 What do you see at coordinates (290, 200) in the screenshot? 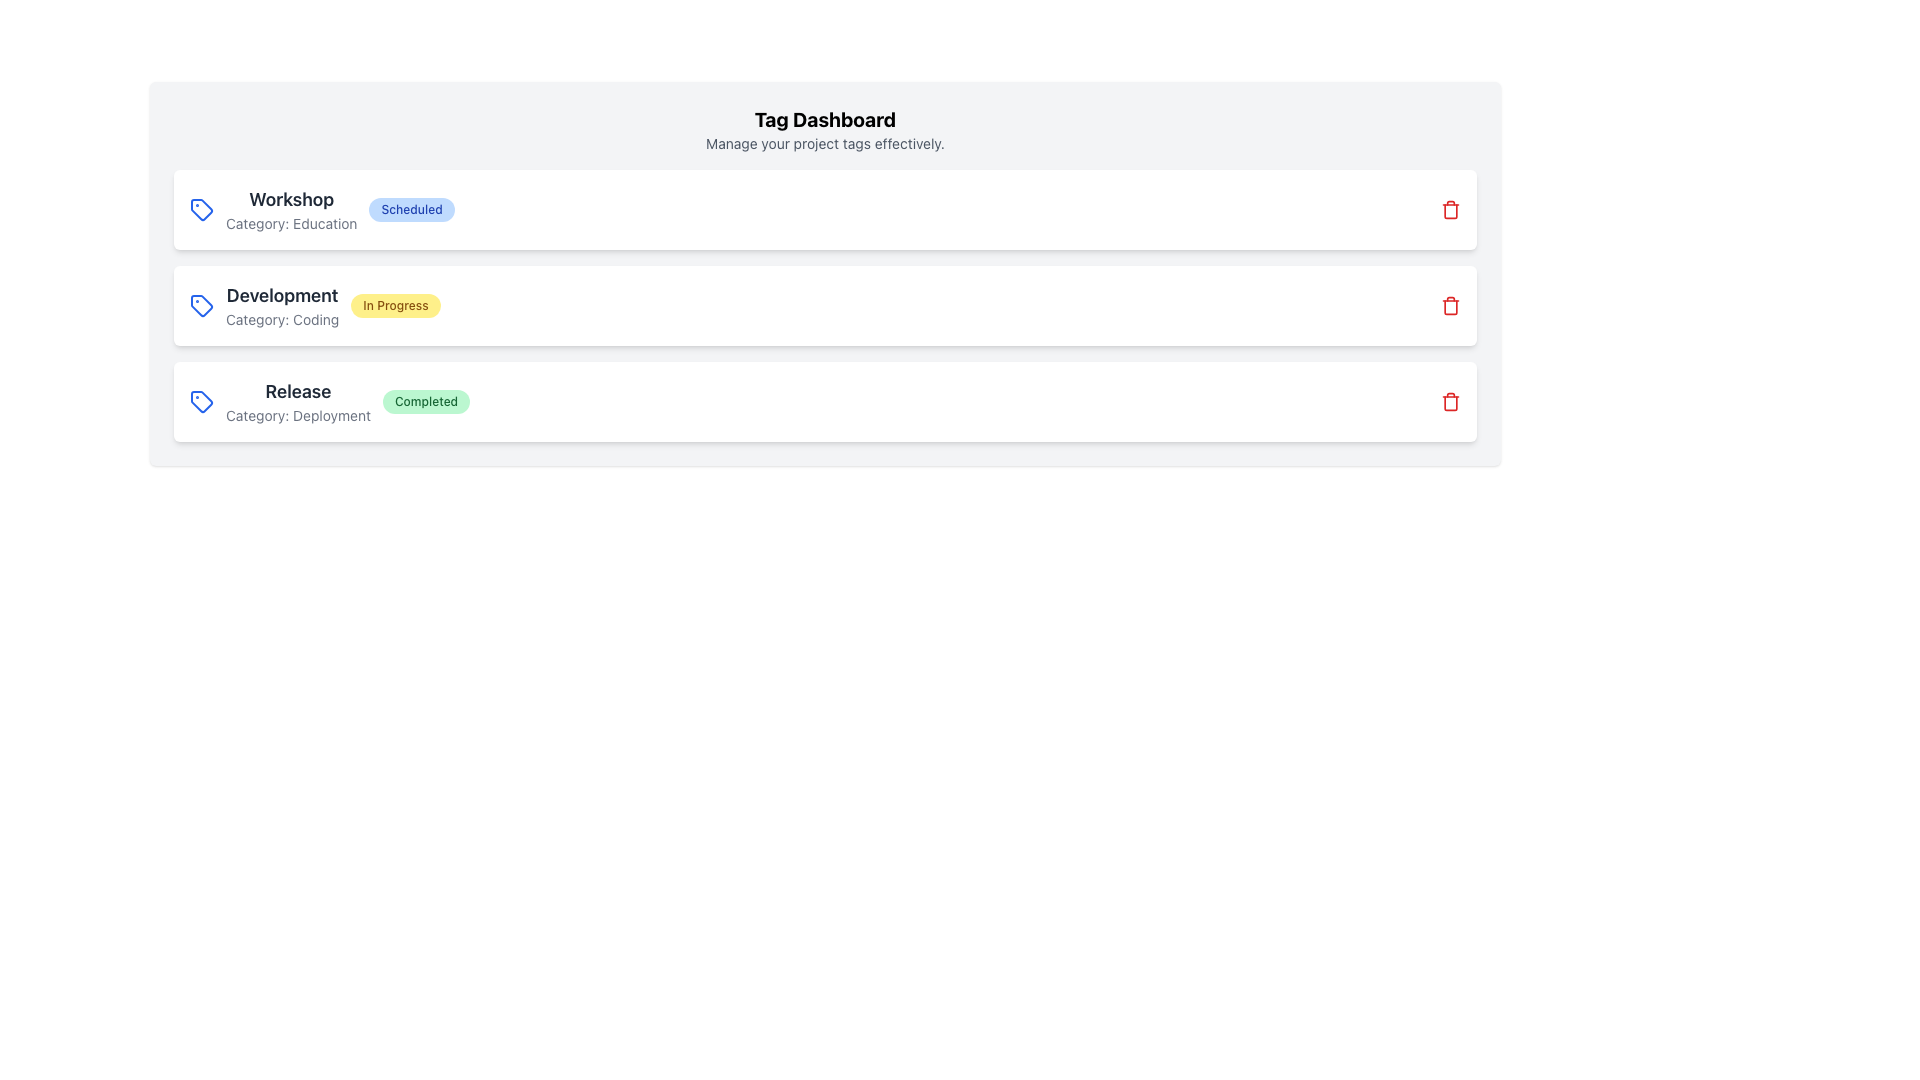
I see `the bold text label reading 'Workshop', which is the first item in a vertically stacked list` at bounding box center [290, 200].